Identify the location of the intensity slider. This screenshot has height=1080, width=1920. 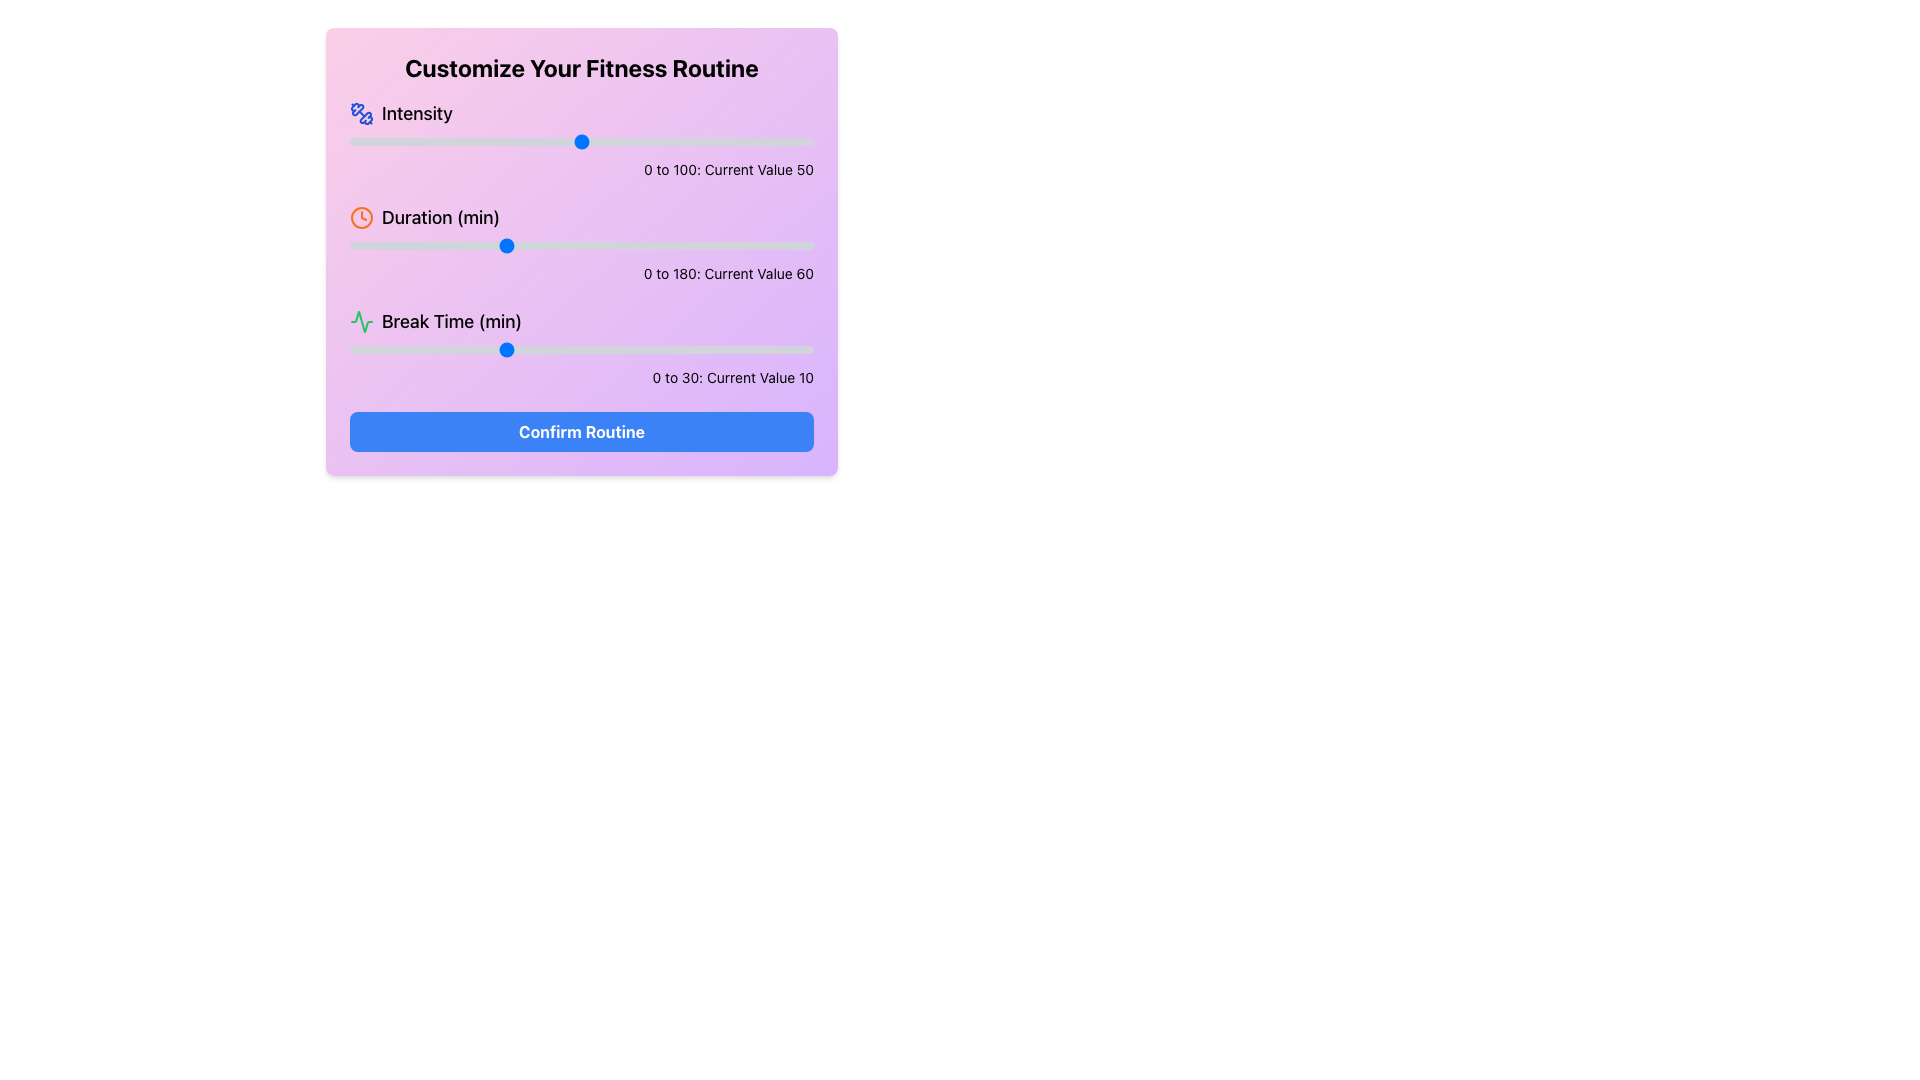
(711, 141).